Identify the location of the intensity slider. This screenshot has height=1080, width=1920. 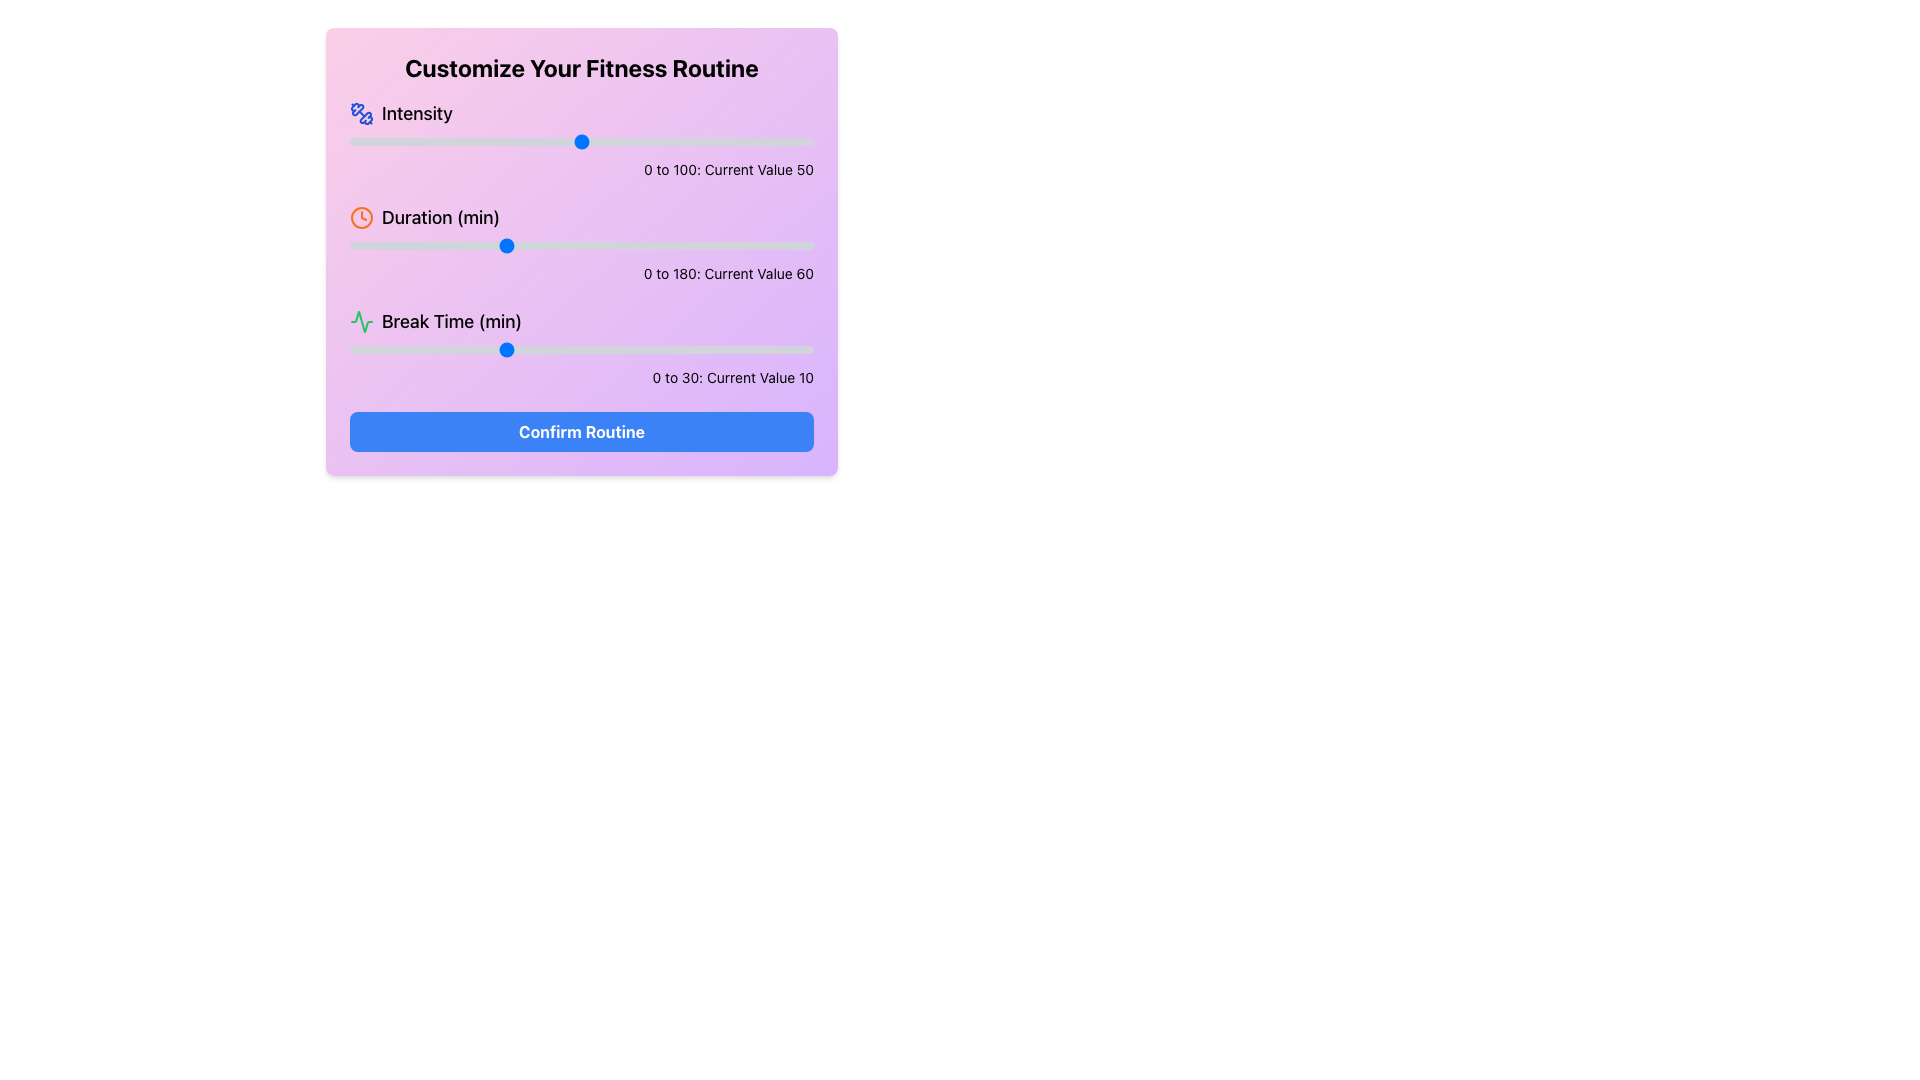
(711, 141).